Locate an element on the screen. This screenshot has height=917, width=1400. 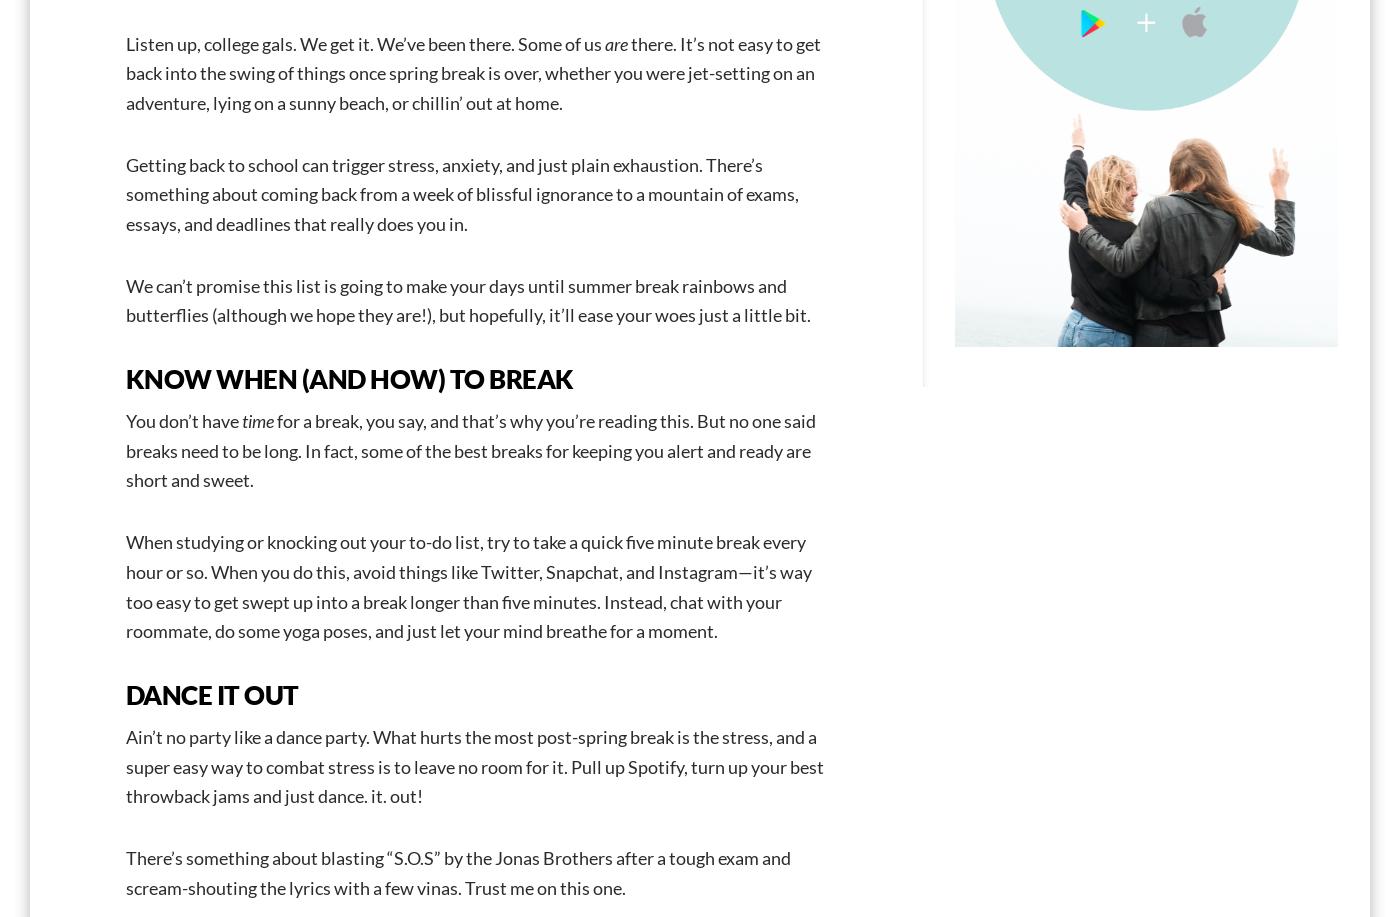
'Ain’t no party like a dance party. What hurts the most post-spring break is the stress, and a super easy way to combat stress is to leave no room for it. Pull up Spotify, turn up your best throwback jams and just dance. it. out!' is located at coordinates (475, 764).